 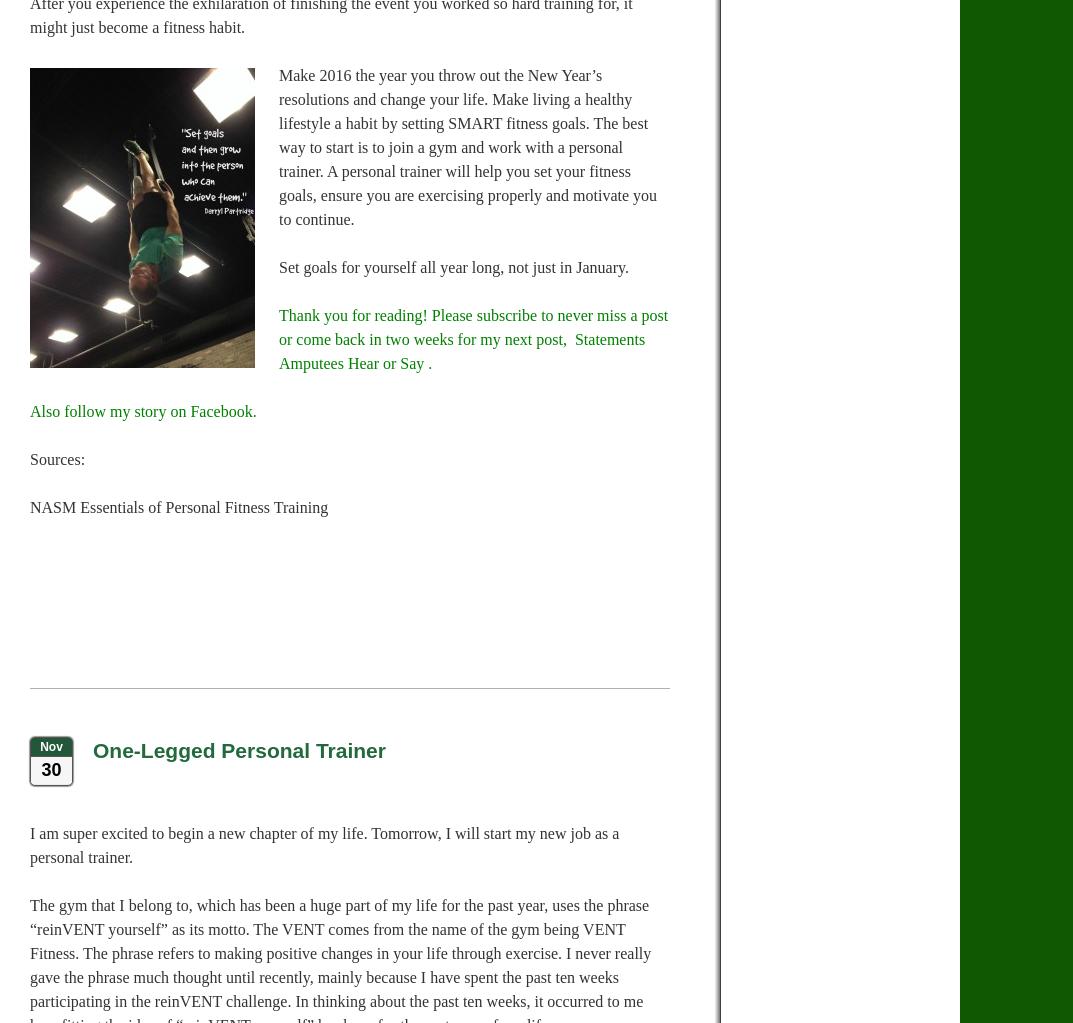 What do you see at coordinates (324, 844) in the screenshot?
I see `'I am super excited to begin a new chapter of my life. Tomorrow, I will start my new job as a personal trainer.'` at bounding box center [324, 844].